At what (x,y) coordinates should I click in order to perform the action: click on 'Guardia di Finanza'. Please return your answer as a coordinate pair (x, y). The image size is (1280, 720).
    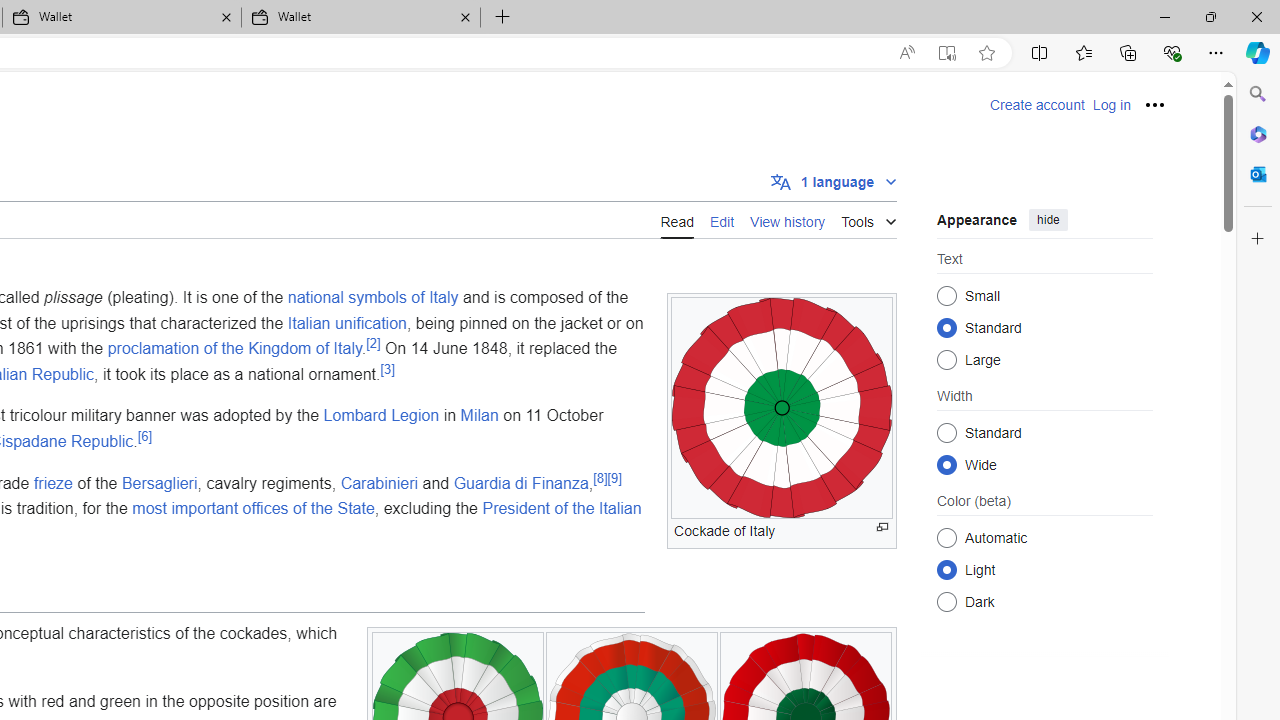
    Looking at the image, I should click on (520, 482).